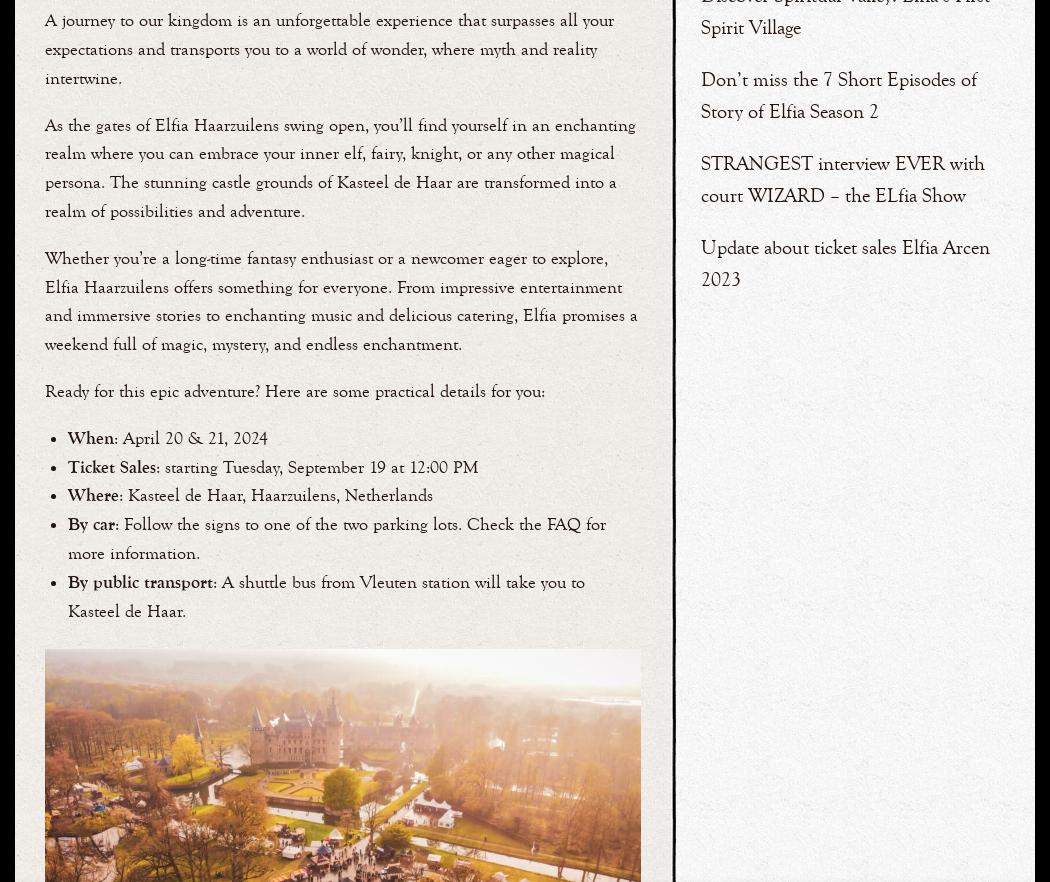  I want to click on 'Don’t miss the 7 Short Episodes of Story of Elfia Season 2', so click(838, 94).